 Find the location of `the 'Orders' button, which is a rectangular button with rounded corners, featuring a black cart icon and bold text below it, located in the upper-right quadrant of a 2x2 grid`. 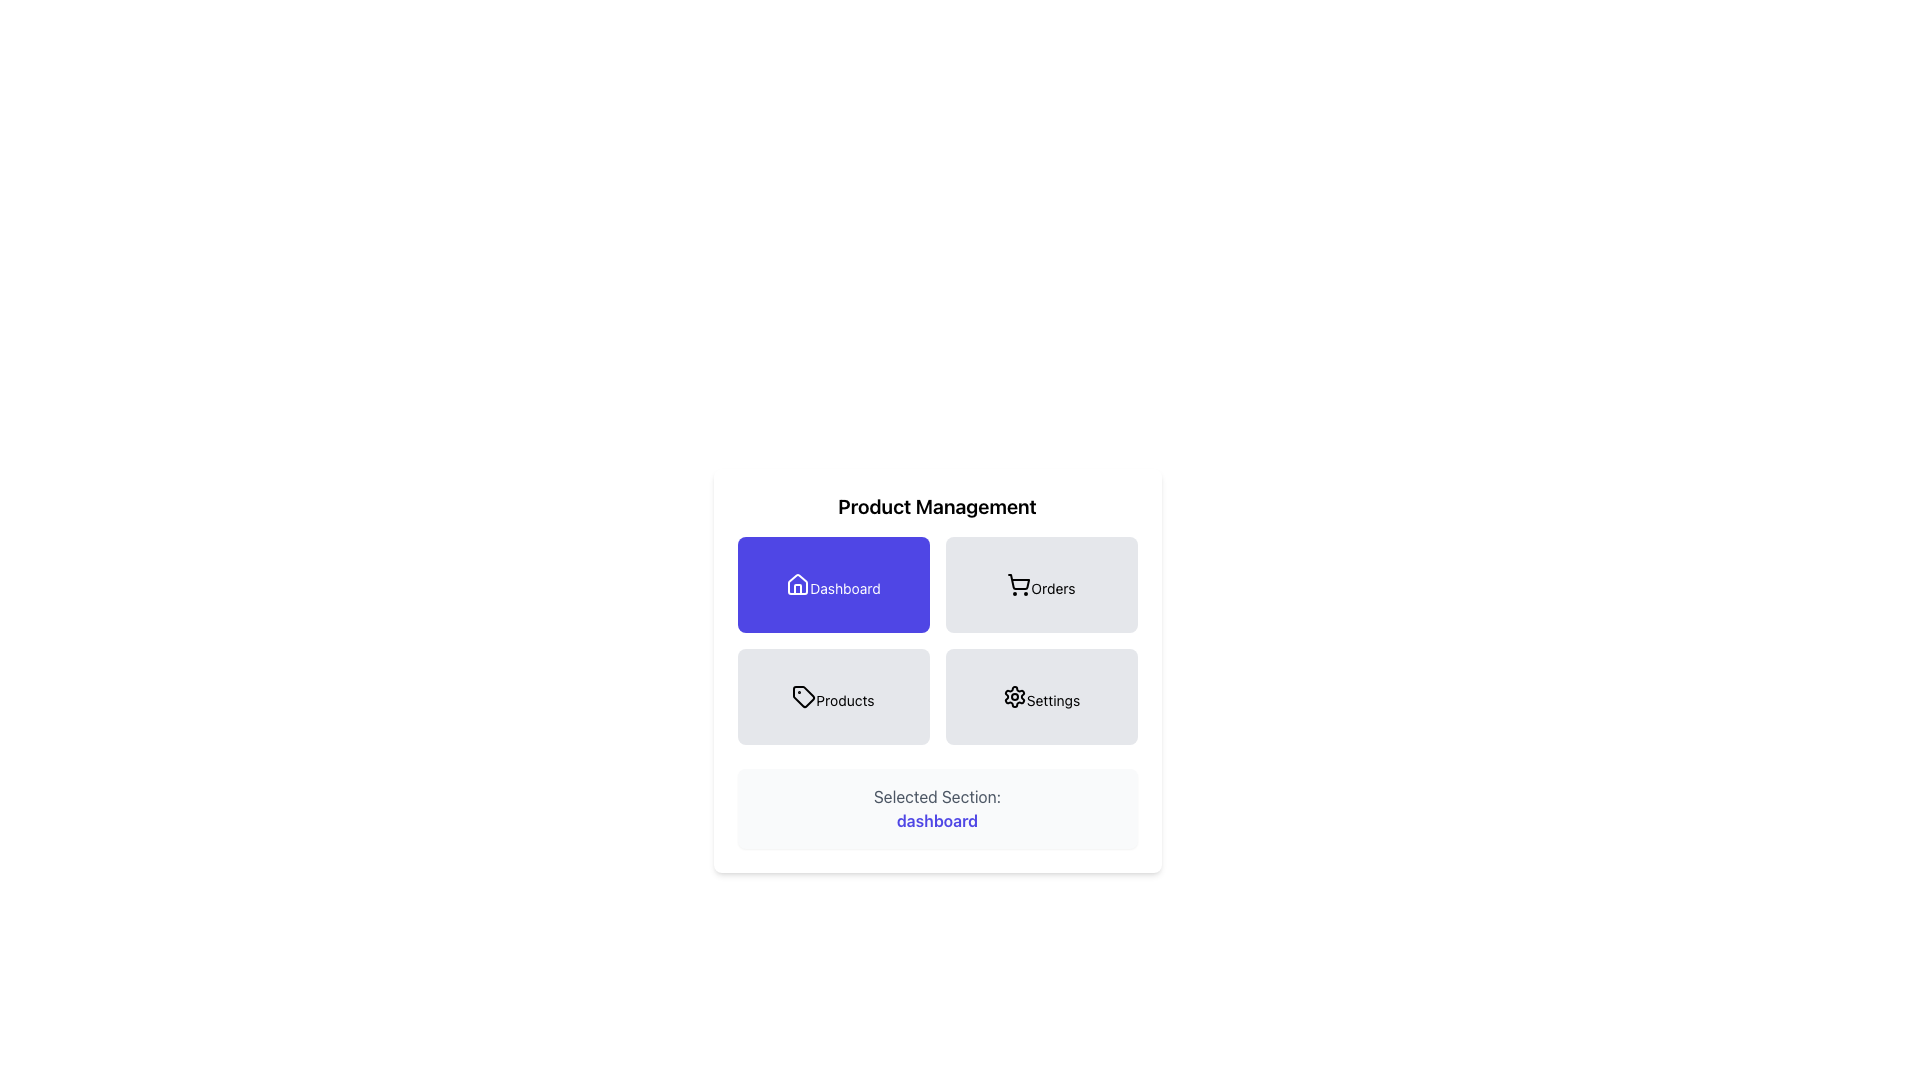

the 'Orders' button, which is a rectangular button with rounded corners, featuring a black cart icon and bold text below it, located in the upper-right quadrant of a 2x2 grid is located at coordinates (1040, 585).